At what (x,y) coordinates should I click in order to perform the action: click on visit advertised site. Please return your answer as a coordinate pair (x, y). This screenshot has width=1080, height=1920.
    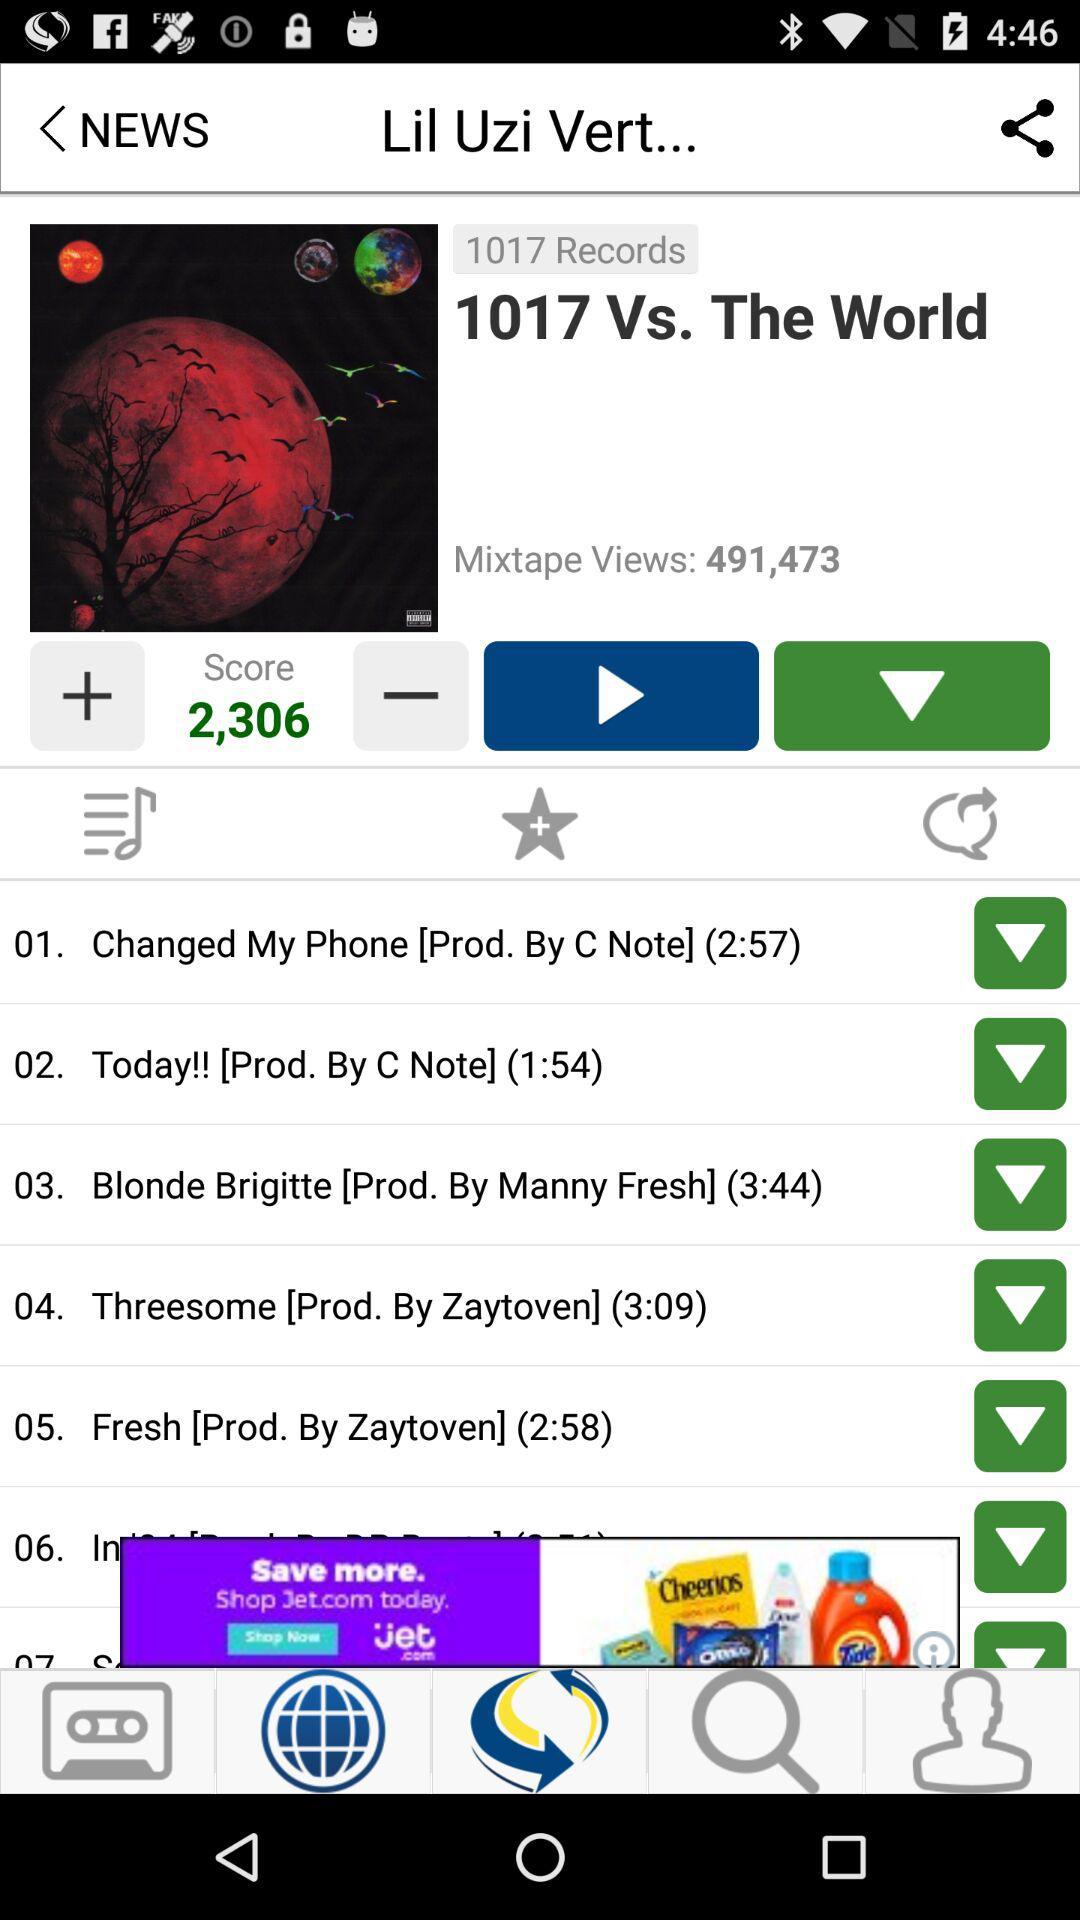
    Looking at the image, I should click on (540, 1602).